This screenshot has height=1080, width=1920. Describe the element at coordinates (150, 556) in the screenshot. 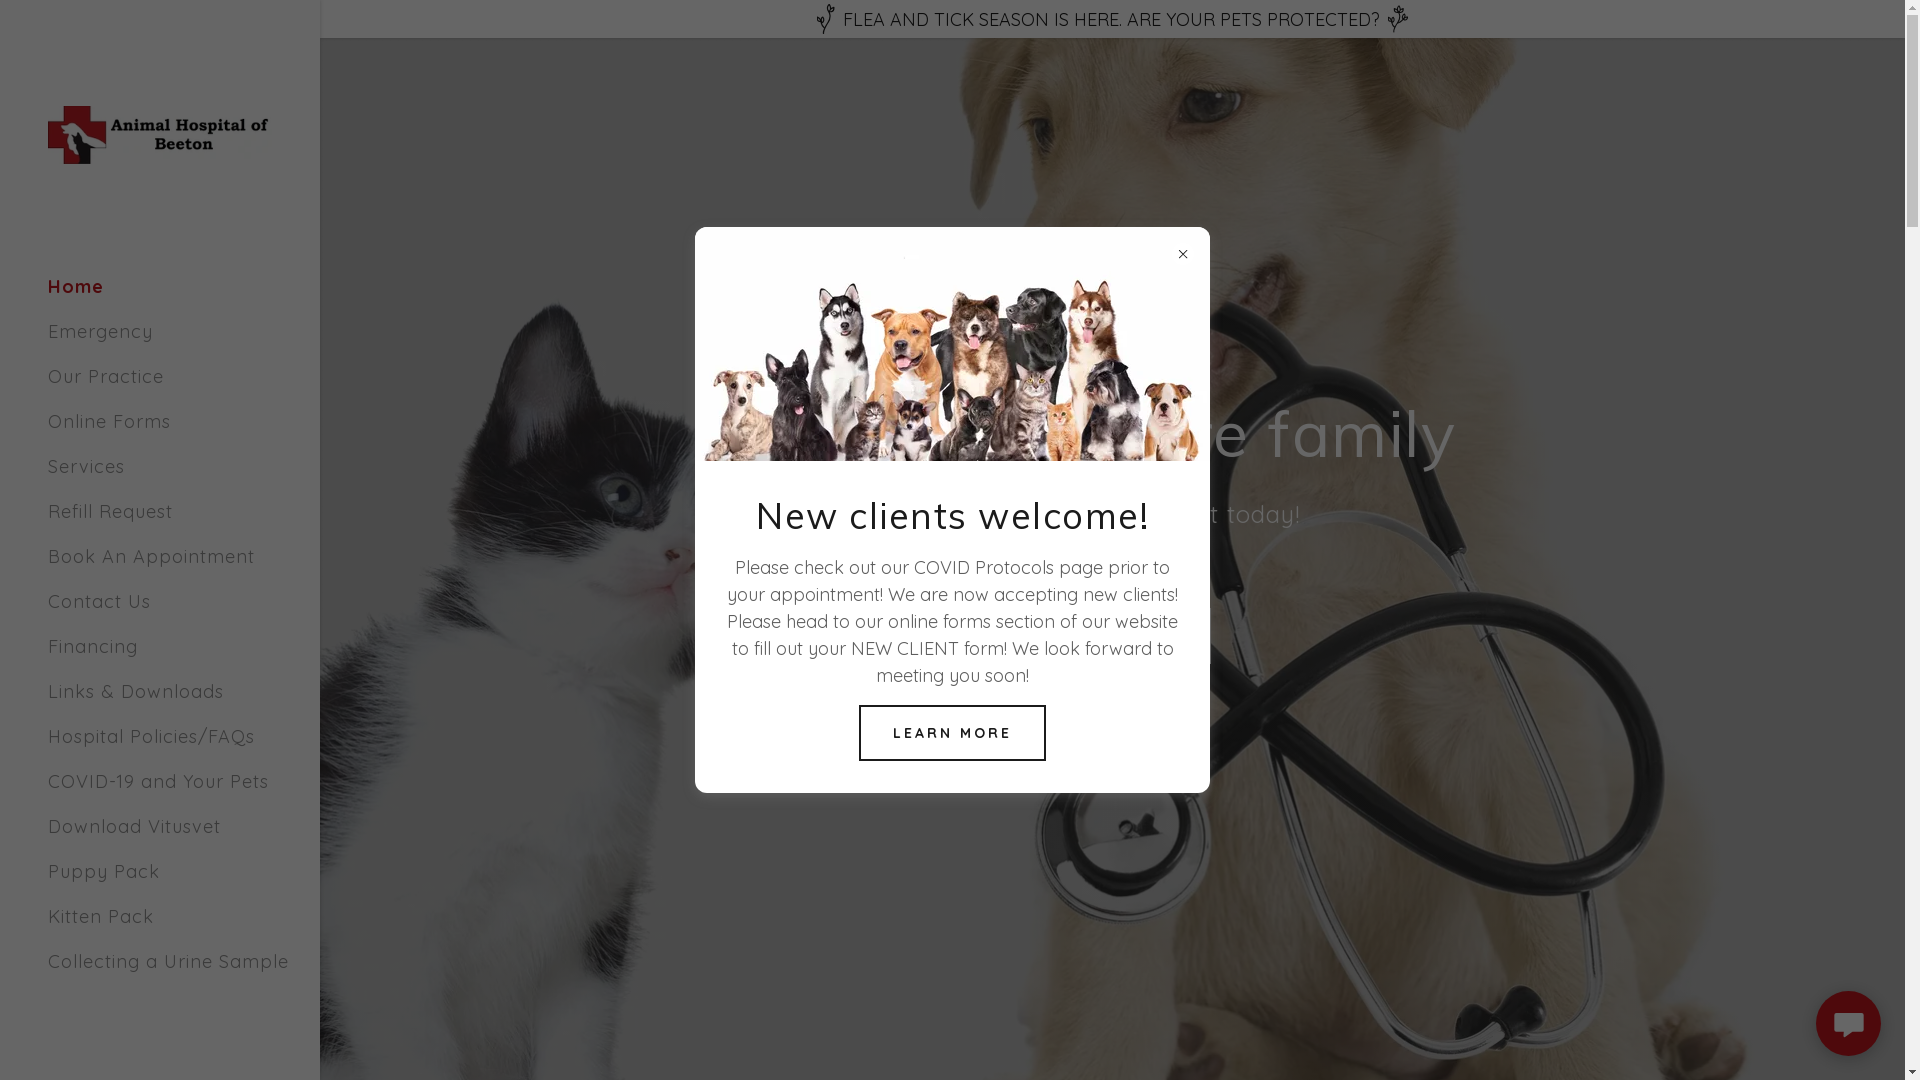

I see `'Book An Appointment'` at that location.